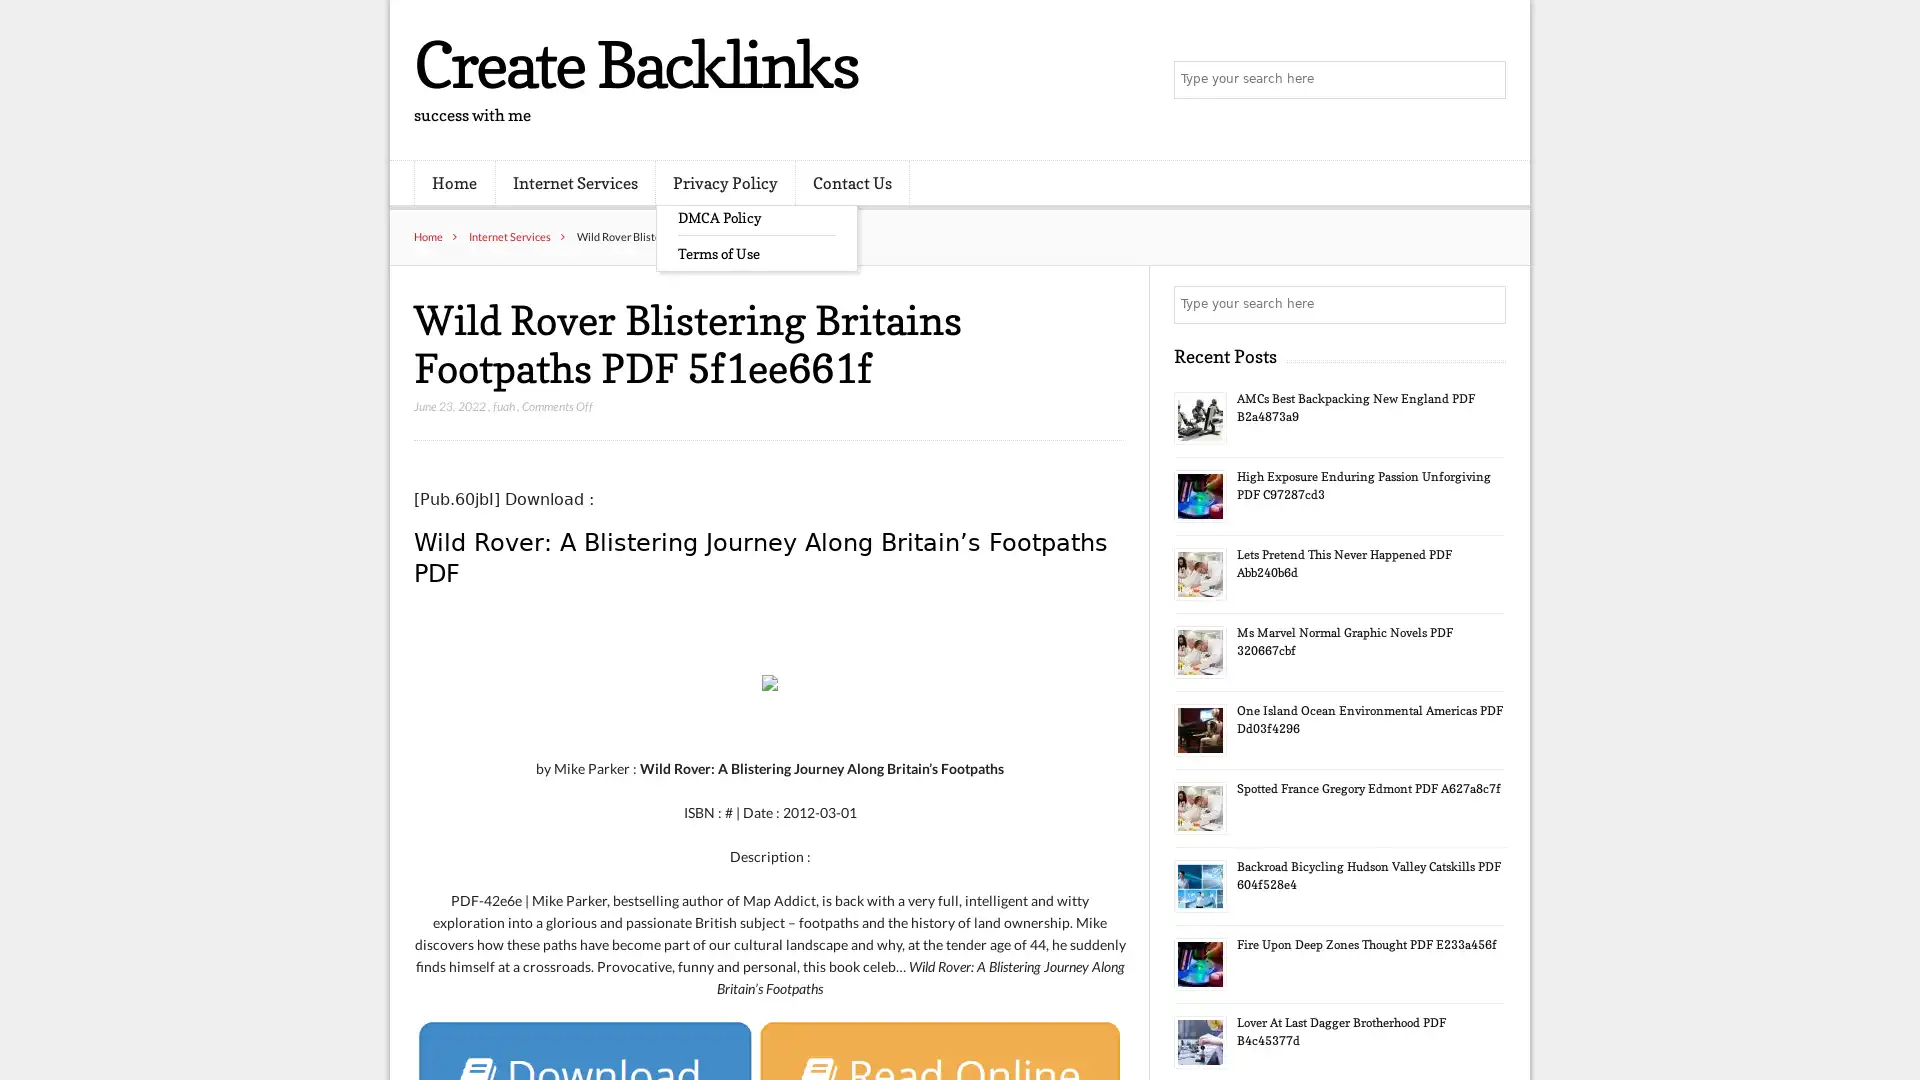  I want to click on Search, so click(1485, 304).